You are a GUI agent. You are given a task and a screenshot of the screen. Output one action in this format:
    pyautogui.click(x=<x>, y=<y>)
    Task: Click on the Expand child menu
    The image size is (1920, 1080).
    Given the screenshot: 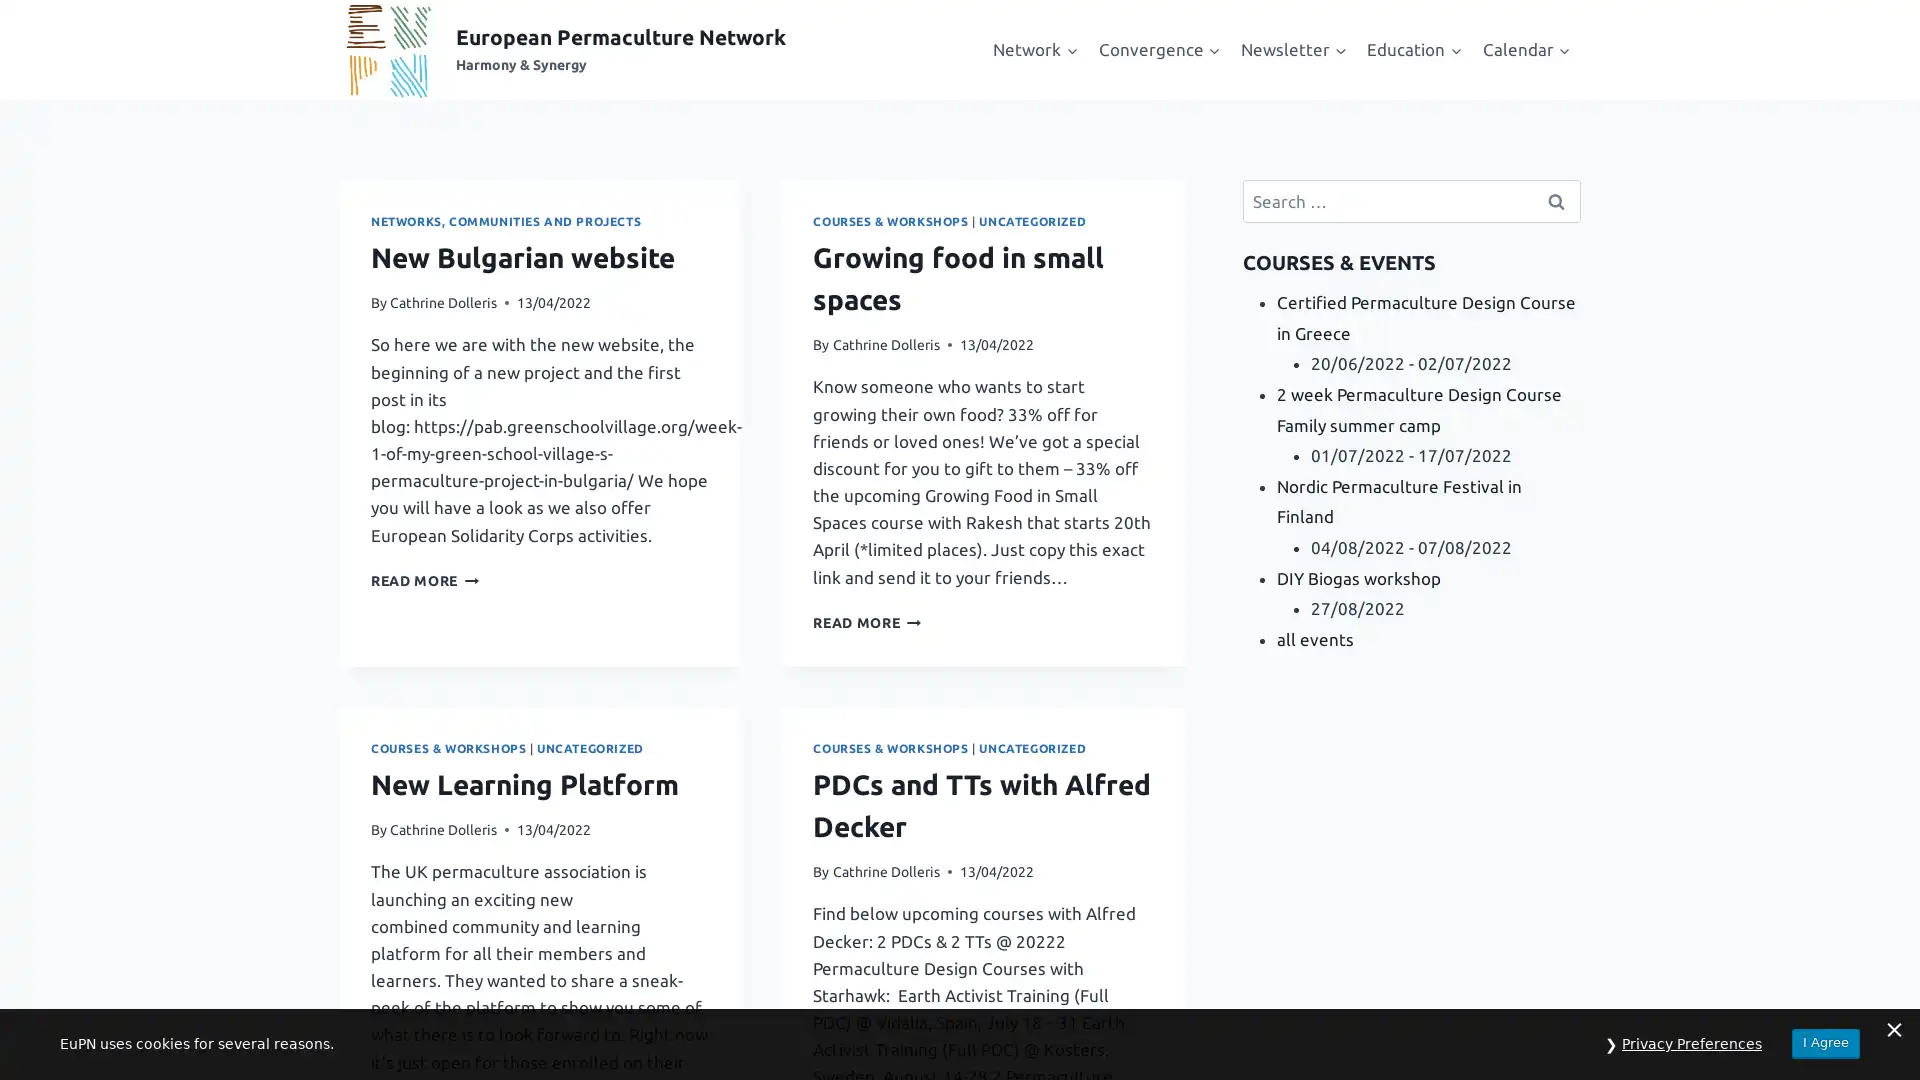 What is the action you would take?
    pyautogui.click(x=1525, y=48)
    